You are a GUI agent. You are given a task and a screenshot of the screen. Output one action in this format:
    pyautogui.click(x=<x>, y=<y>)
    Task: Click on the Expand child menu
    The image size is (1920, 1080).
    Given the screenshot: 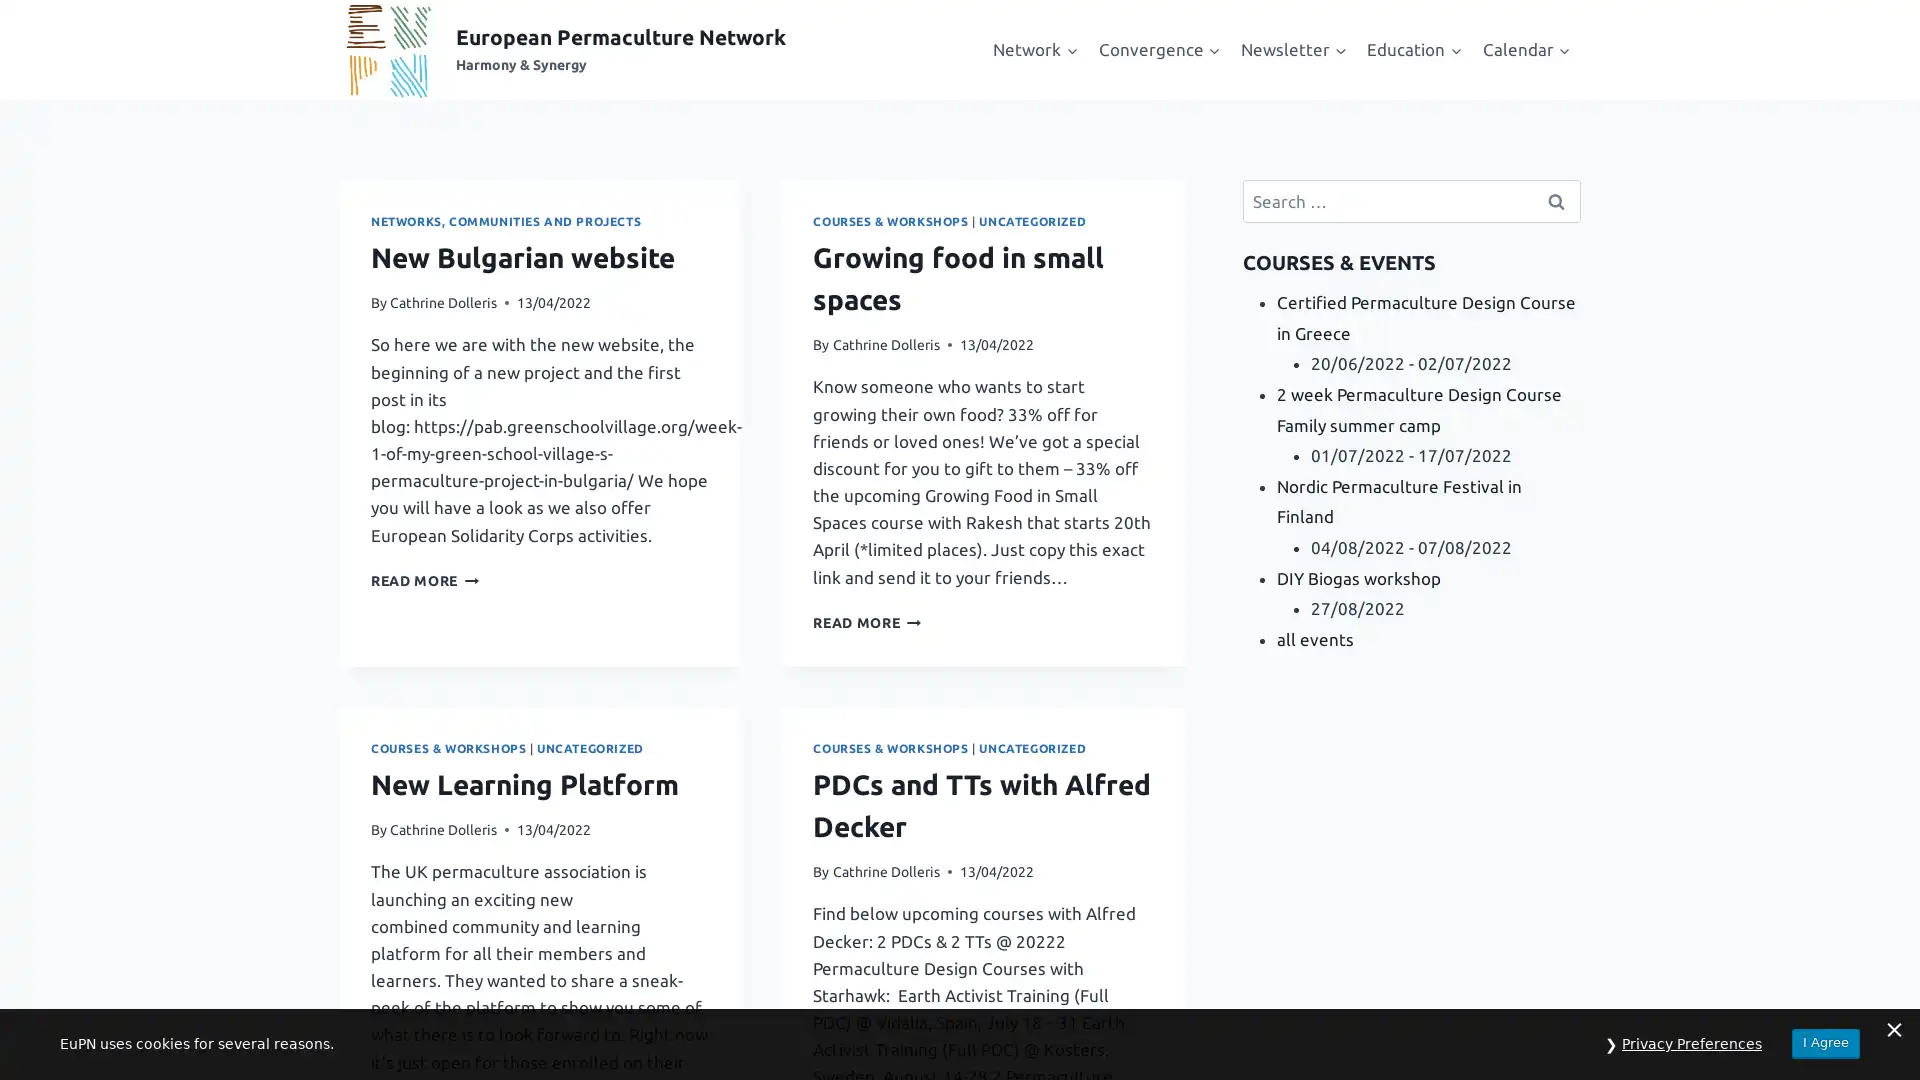 What is the action you would take?
    pyautogui.click(x=1525, y=48)
    